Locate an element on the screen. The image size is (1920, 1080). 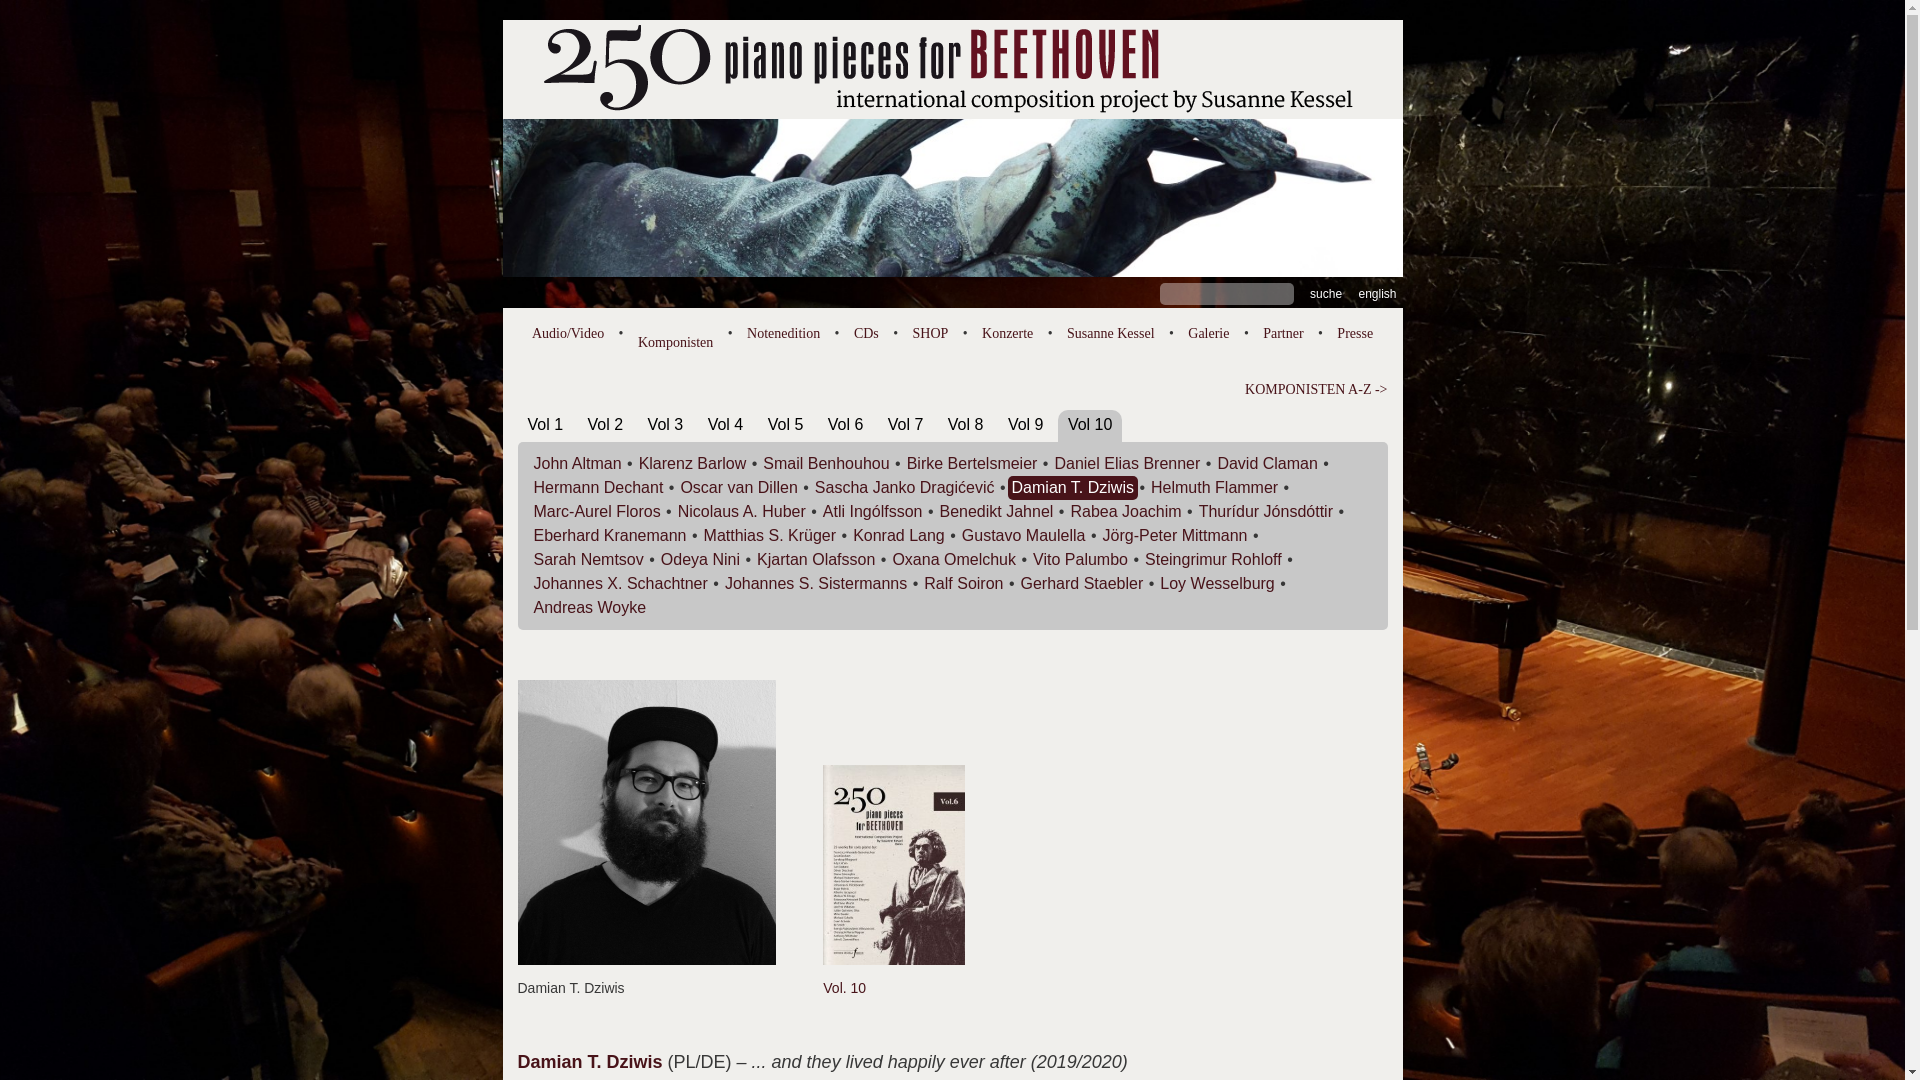
'CDs' is located at coordinates (866, 332).